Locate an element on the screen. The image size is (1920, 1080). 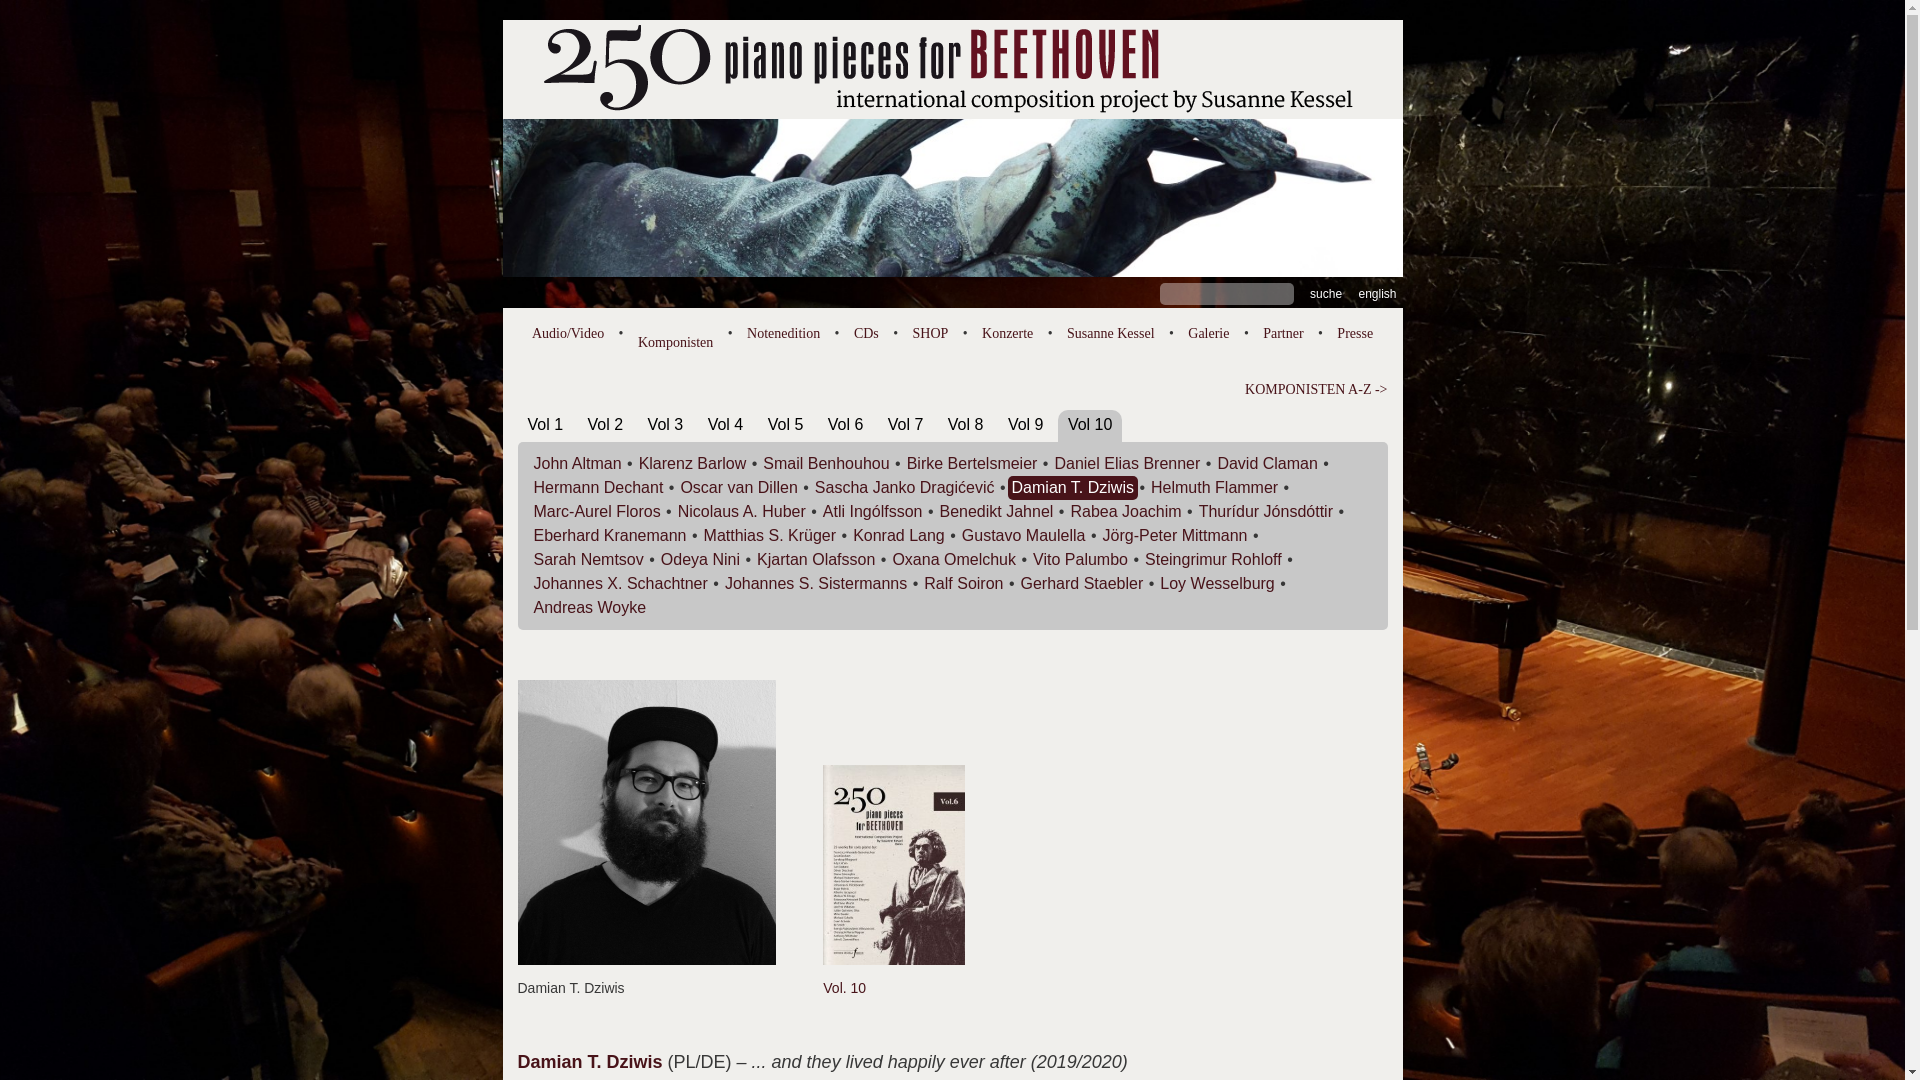
'CDs' is located at coordinates (866, 332).